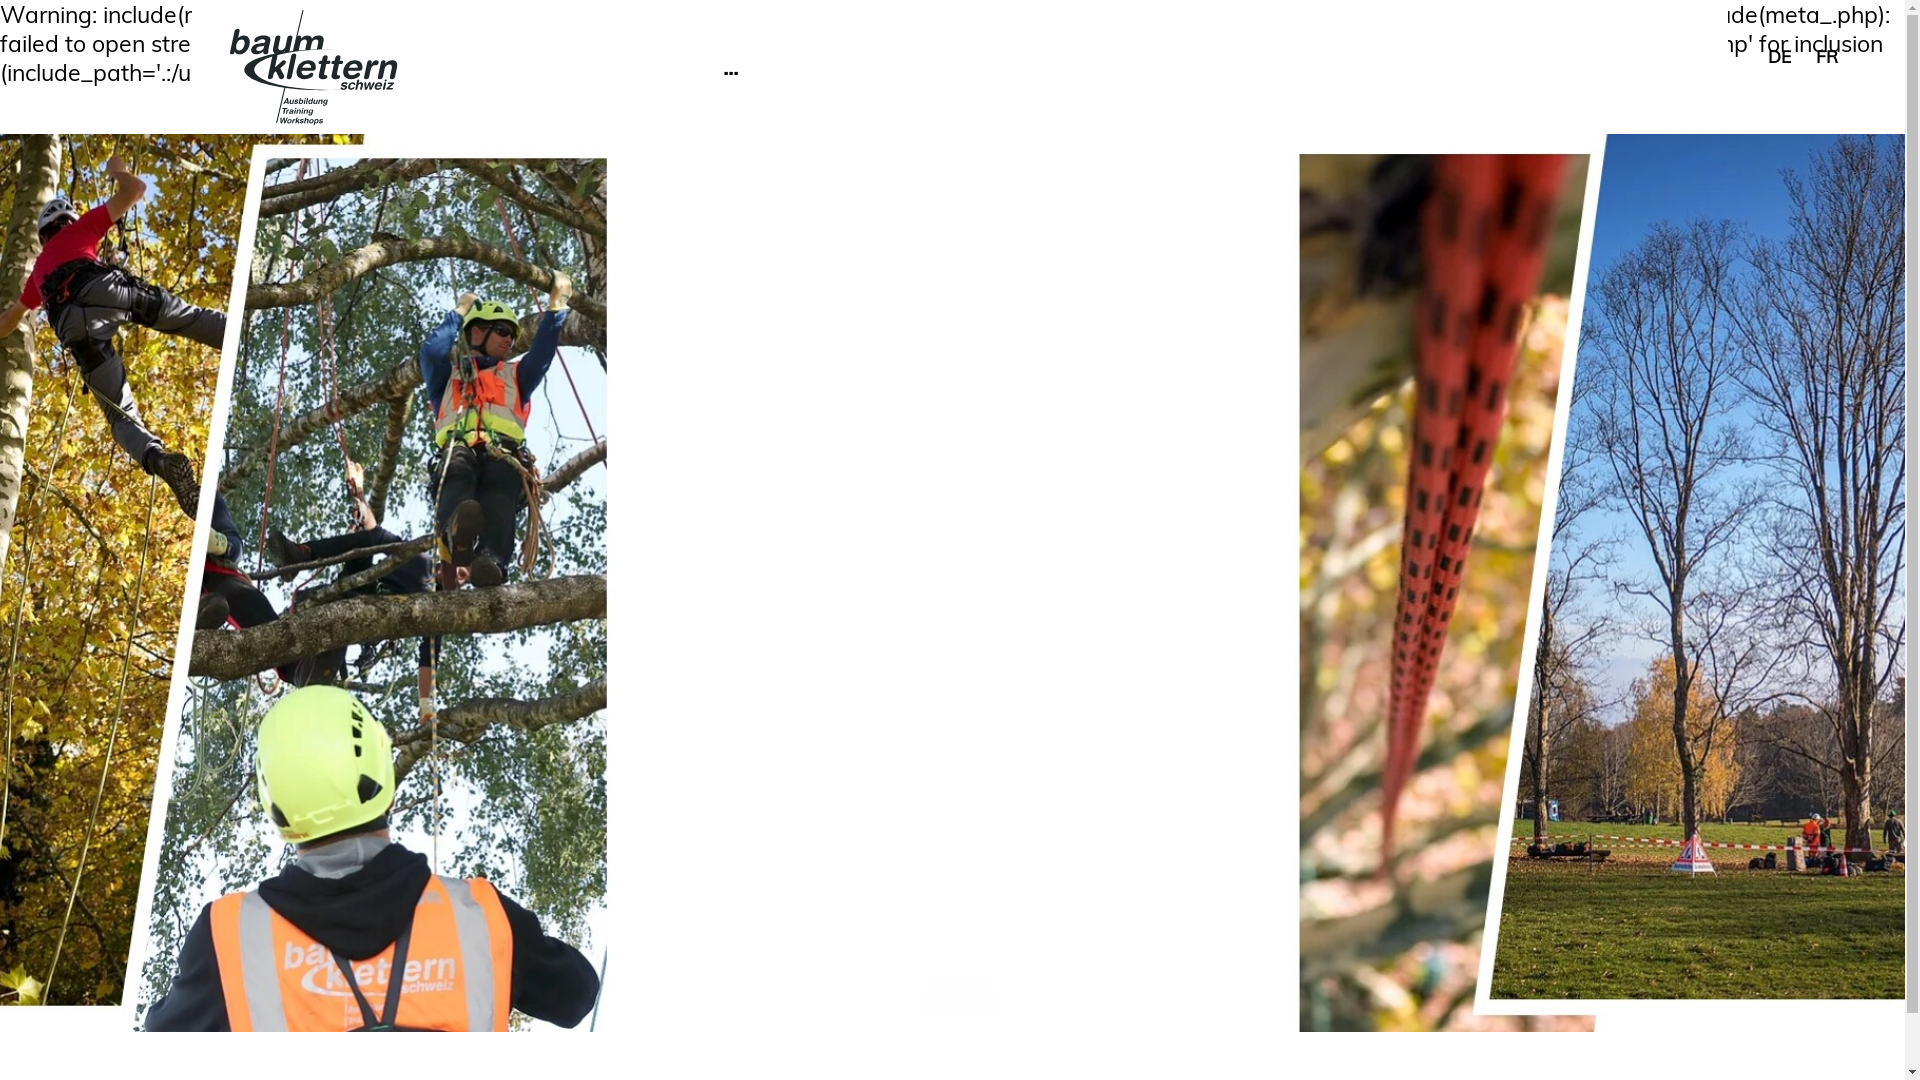 The width and height of the screenshot is (1920, 1080). I want to click on 'FR', so click(1827, 55).